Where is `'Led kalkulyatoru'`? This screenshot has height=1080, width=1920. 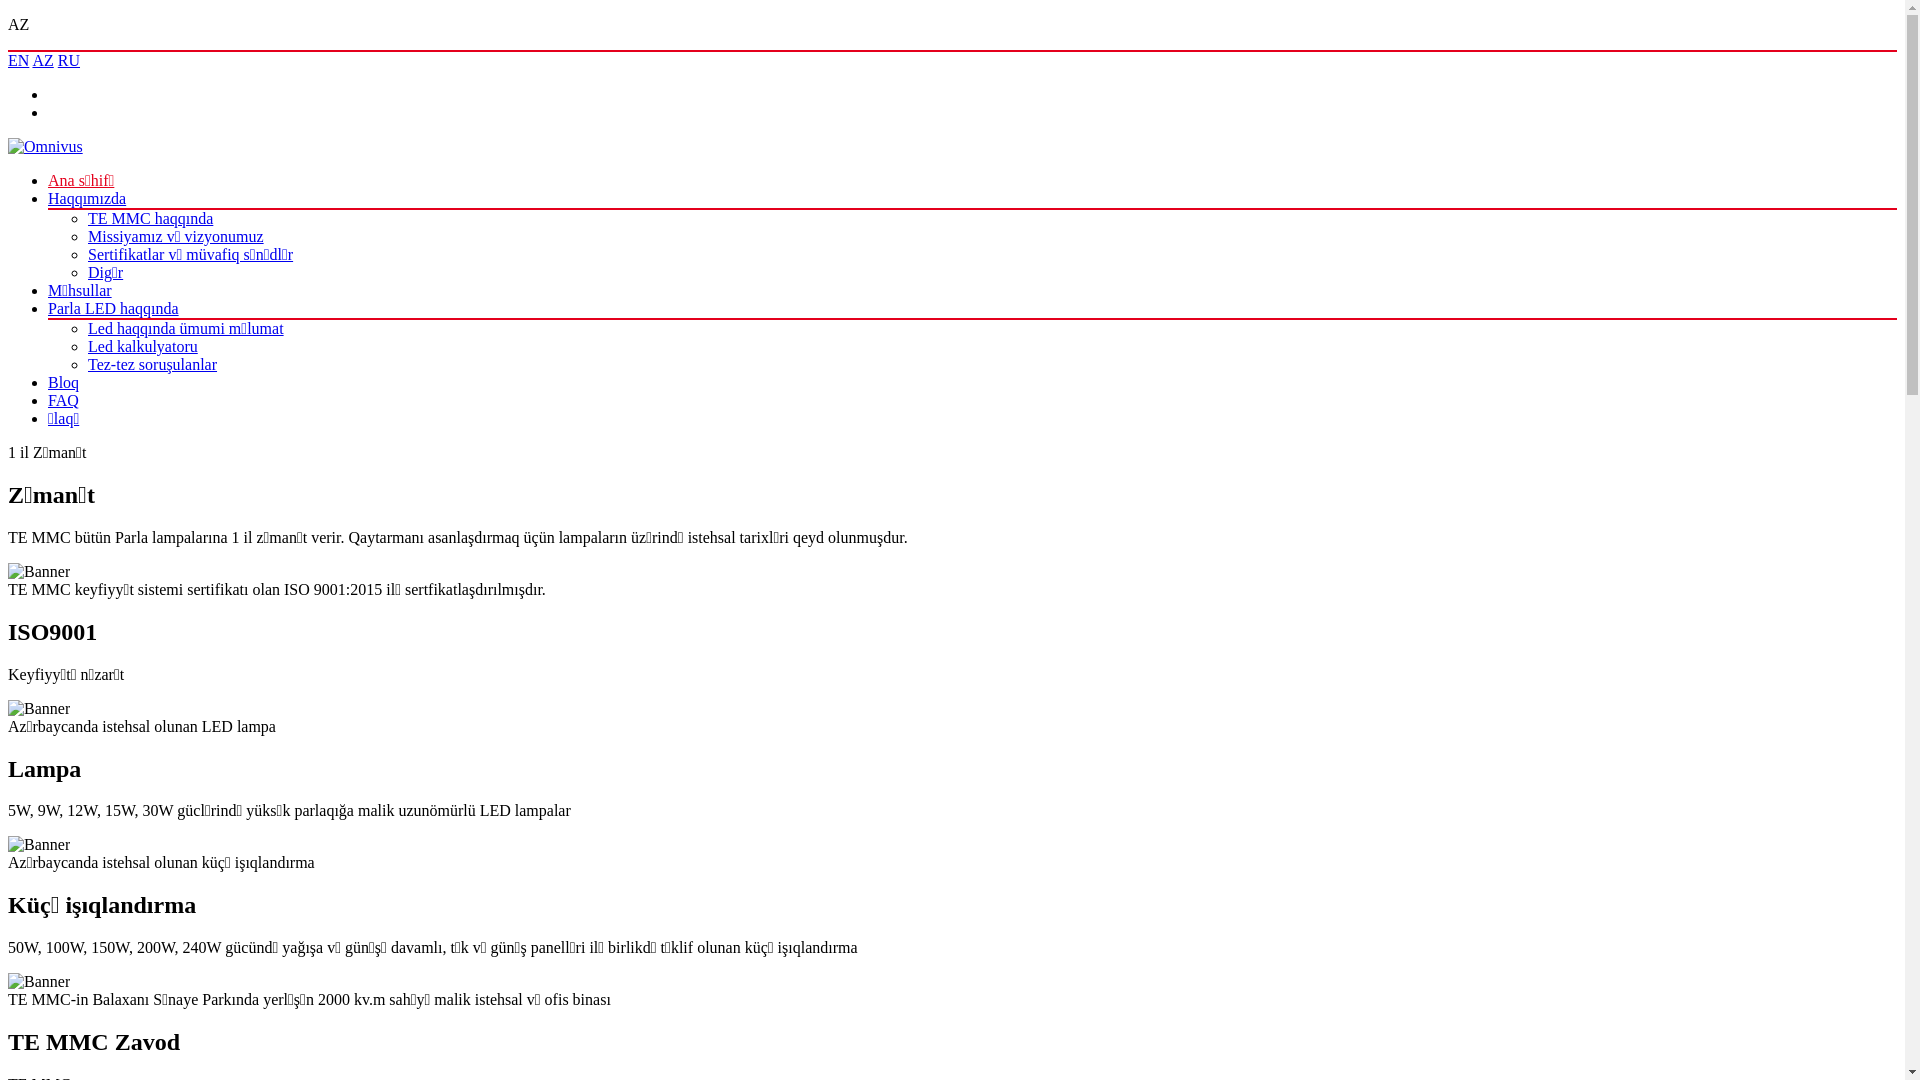 'Led kalkulyatoru' is located at coordinates (142, 345).